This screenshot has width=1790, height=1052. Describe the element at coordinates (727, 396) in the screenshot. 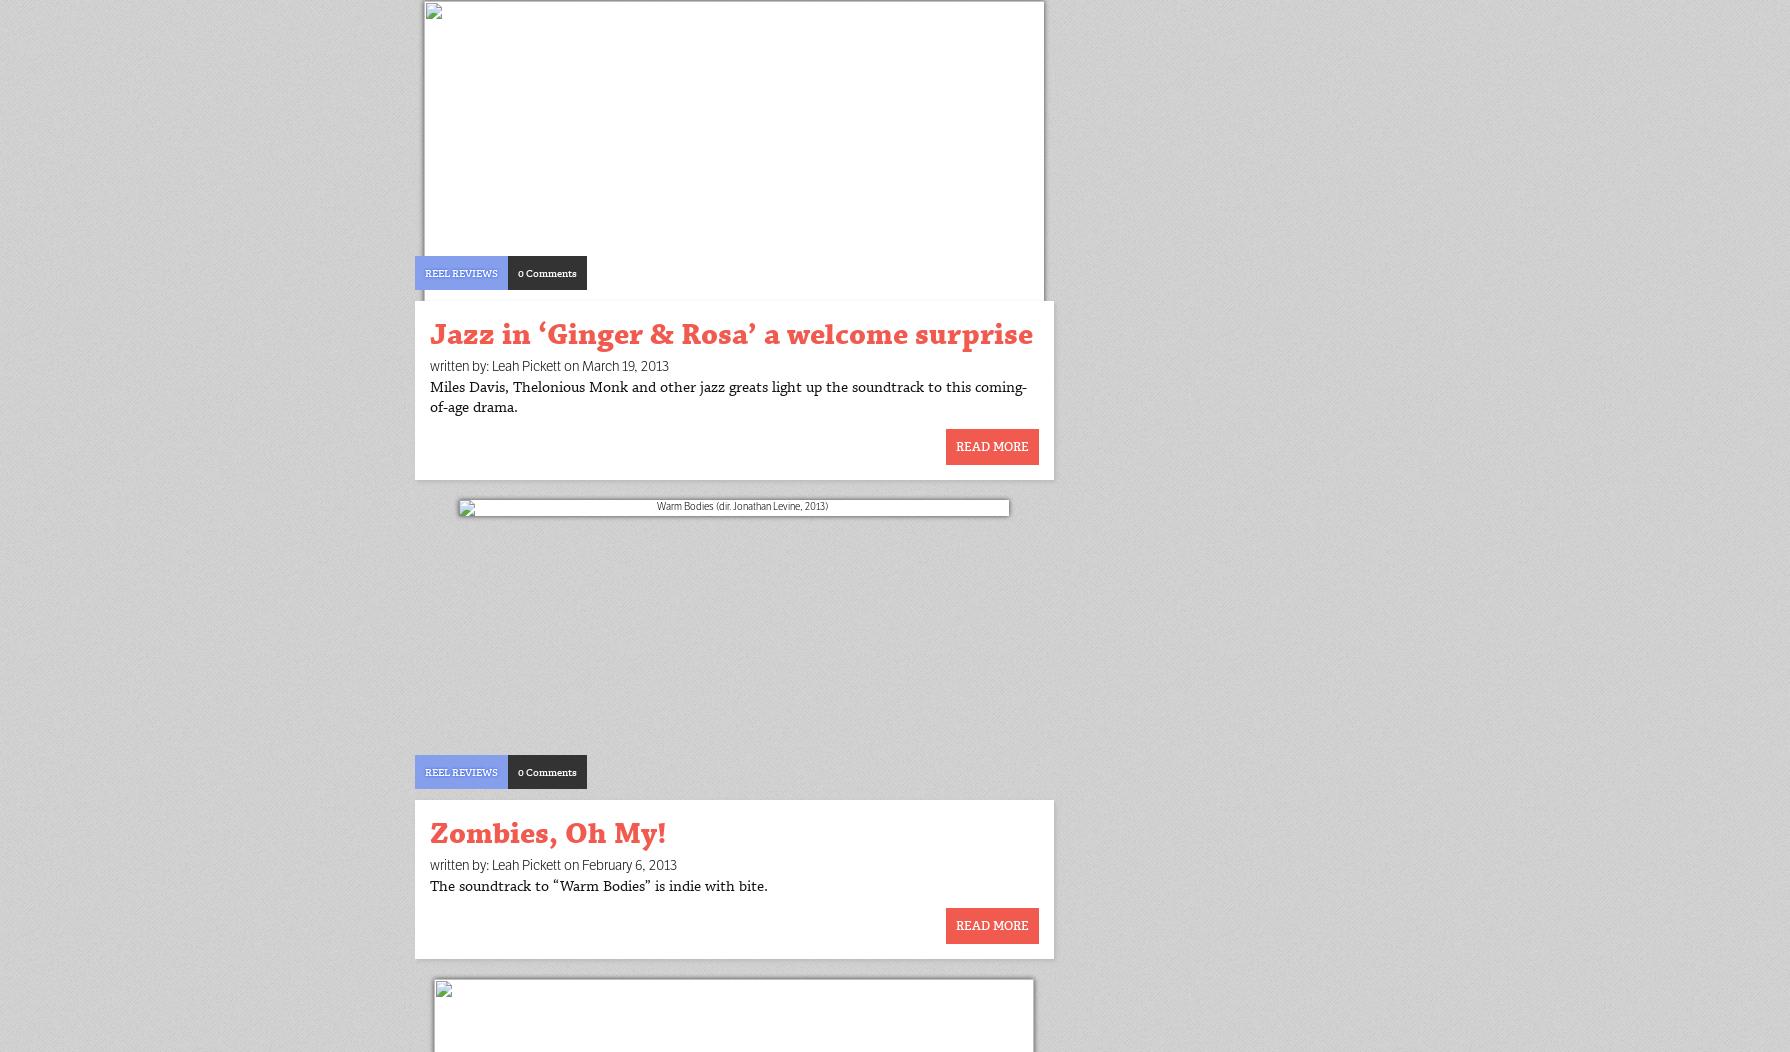

I see `'Miles Davis, Thelonious Monk and other jazz greats light up the soundtrack to this coming-of-age drama.'` at that location.